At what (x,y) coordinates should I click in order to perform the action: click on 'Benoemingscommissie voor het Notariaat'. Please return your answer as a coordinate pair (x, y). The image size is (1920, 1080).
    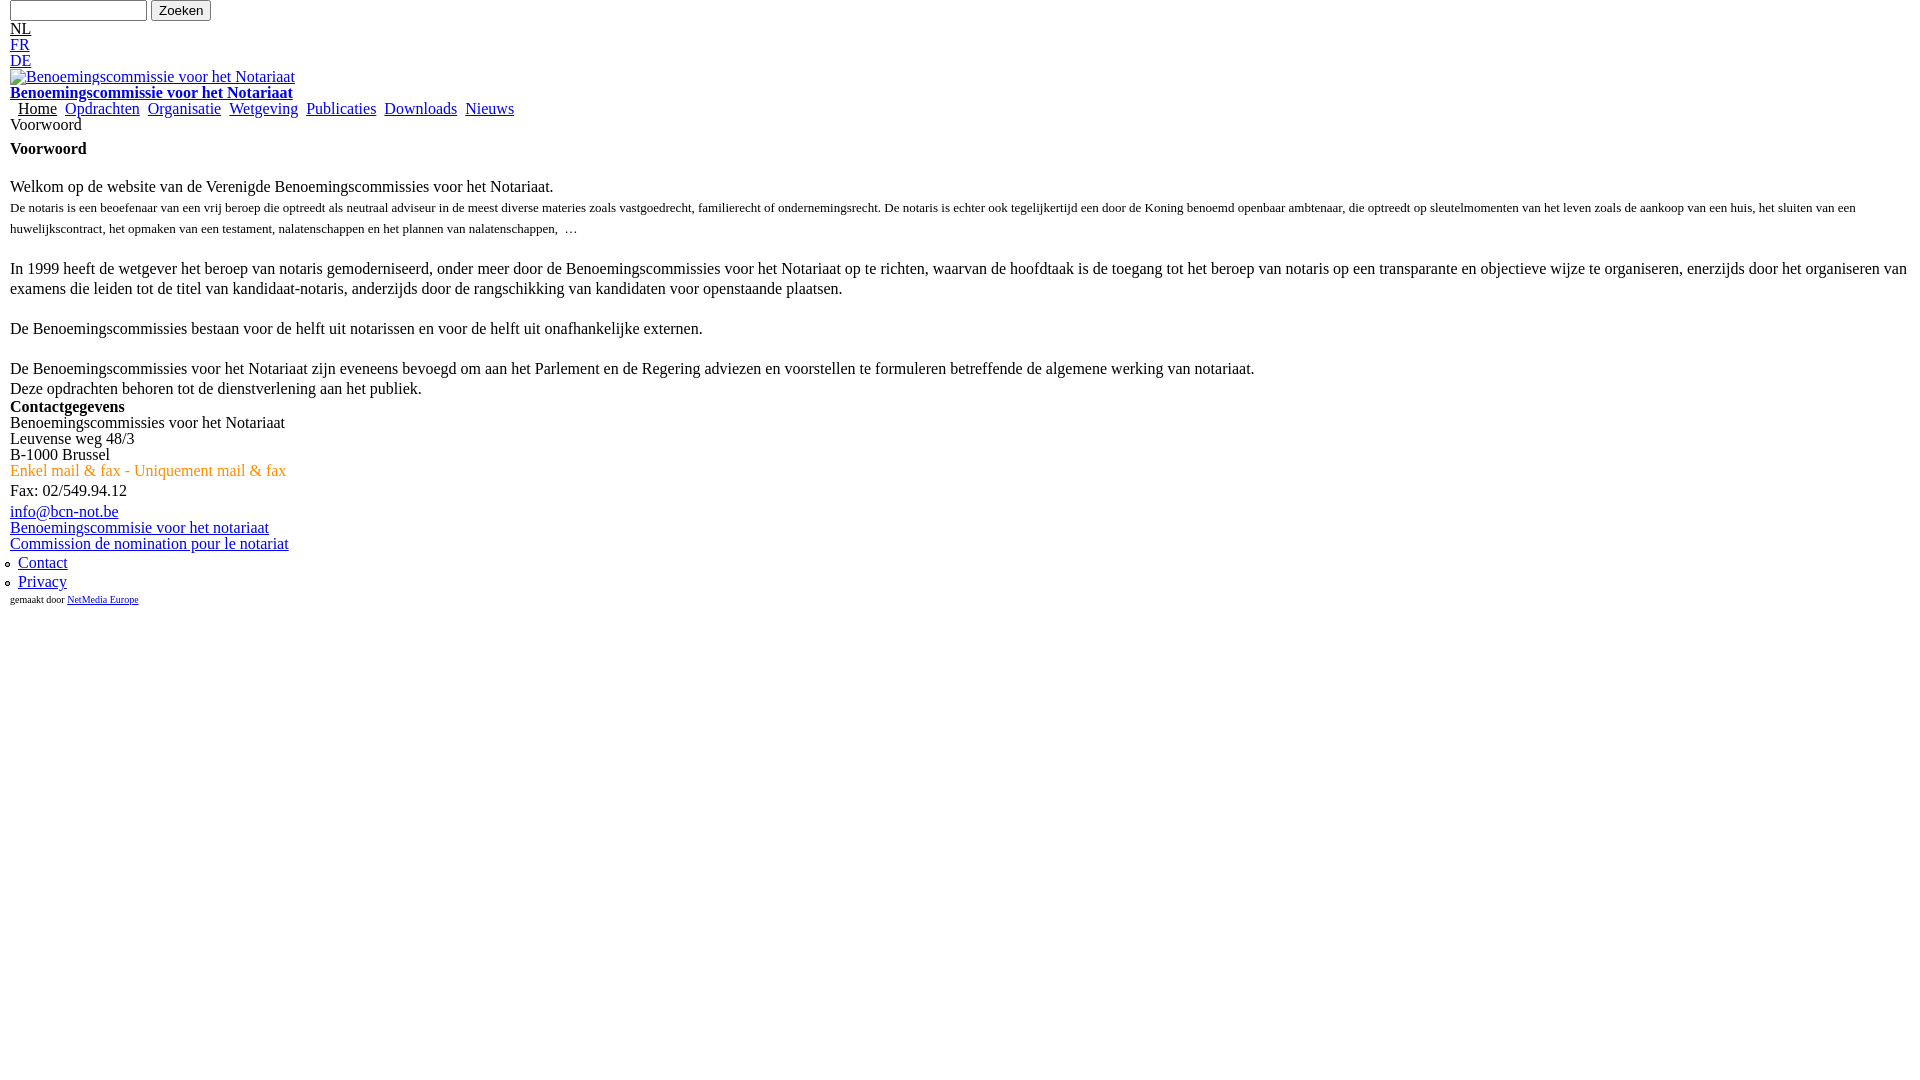
    Looking at the image, I should click on (150, 92).